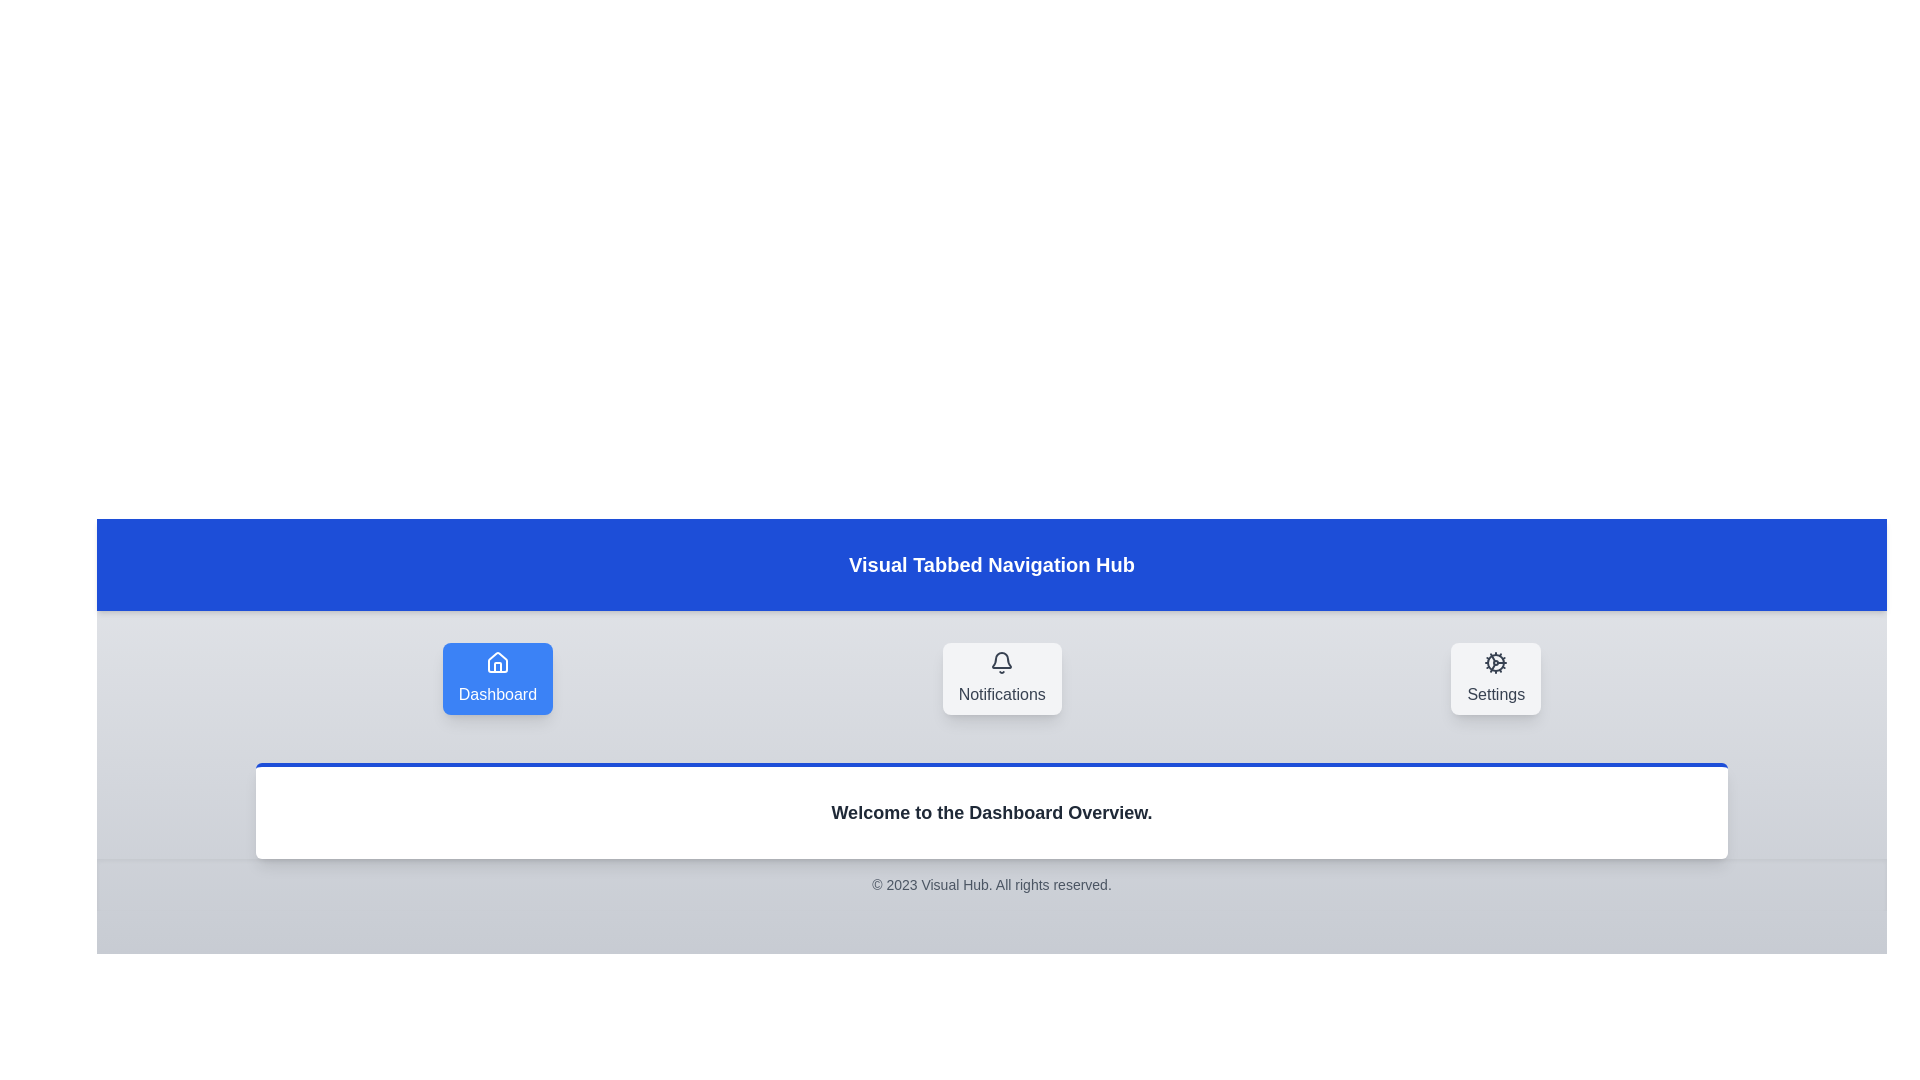 The image size is (1920, 1080). Describe the element at coordinates (992, 677) in the screenshot. I see `the middle navigation tab in the 'Visual Tabbed Navigation Hub'` at that location.